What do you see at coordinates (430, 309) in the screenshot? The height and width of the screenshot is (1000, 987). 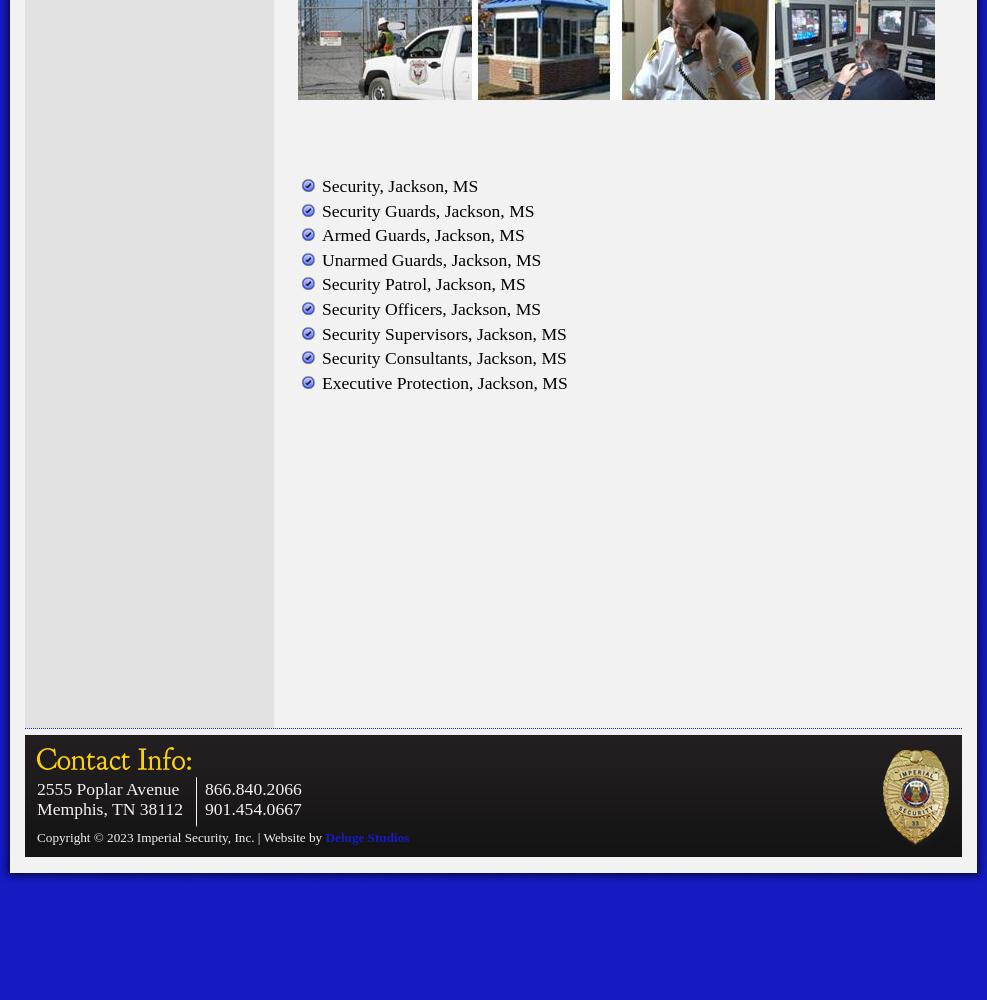 I see `'Security Officers, Jackson, MS'` at bounding box center [430, 309].